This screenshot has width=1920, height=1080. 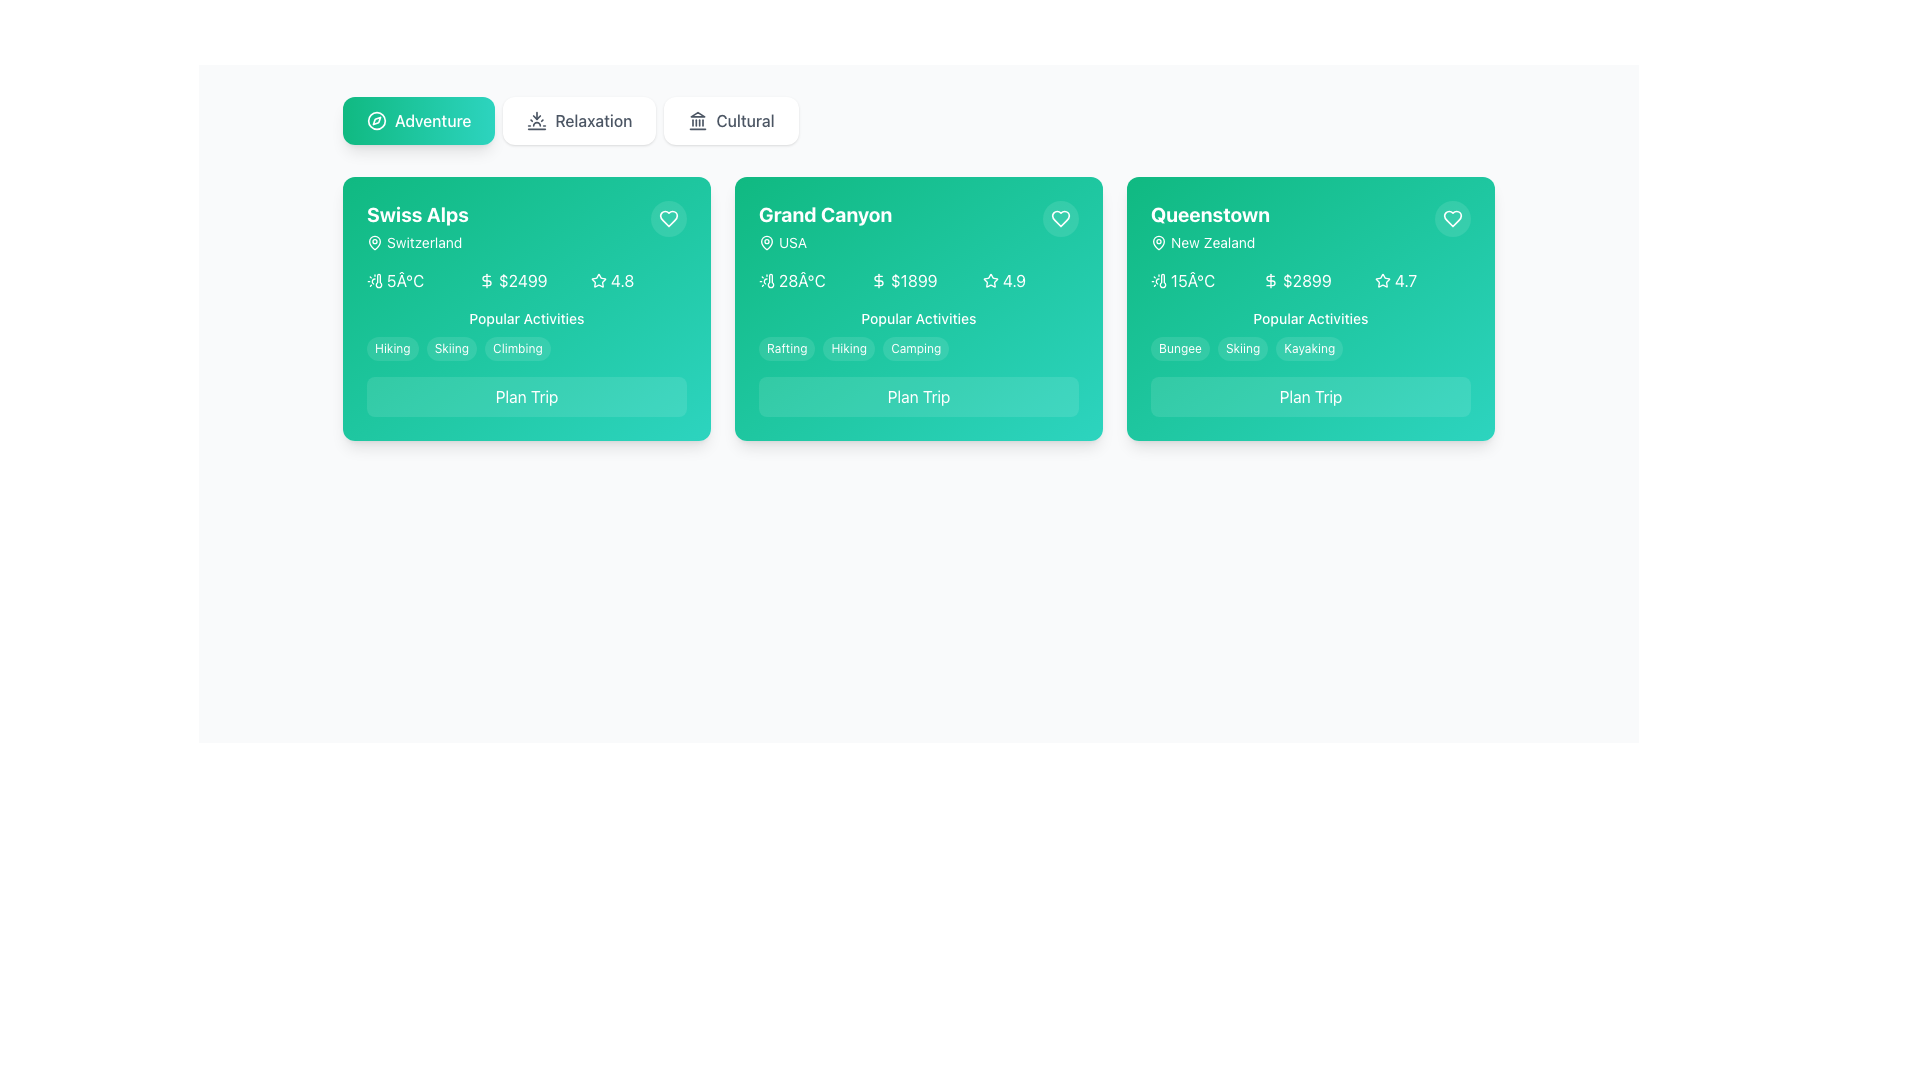 I want to click on pricing information displayed as a dollar currency symbol followed by the price value of $2499, which is styled in white text on a green background, located centrally under the temperature indicator in the first card from the left, so click(x=527, y=281).